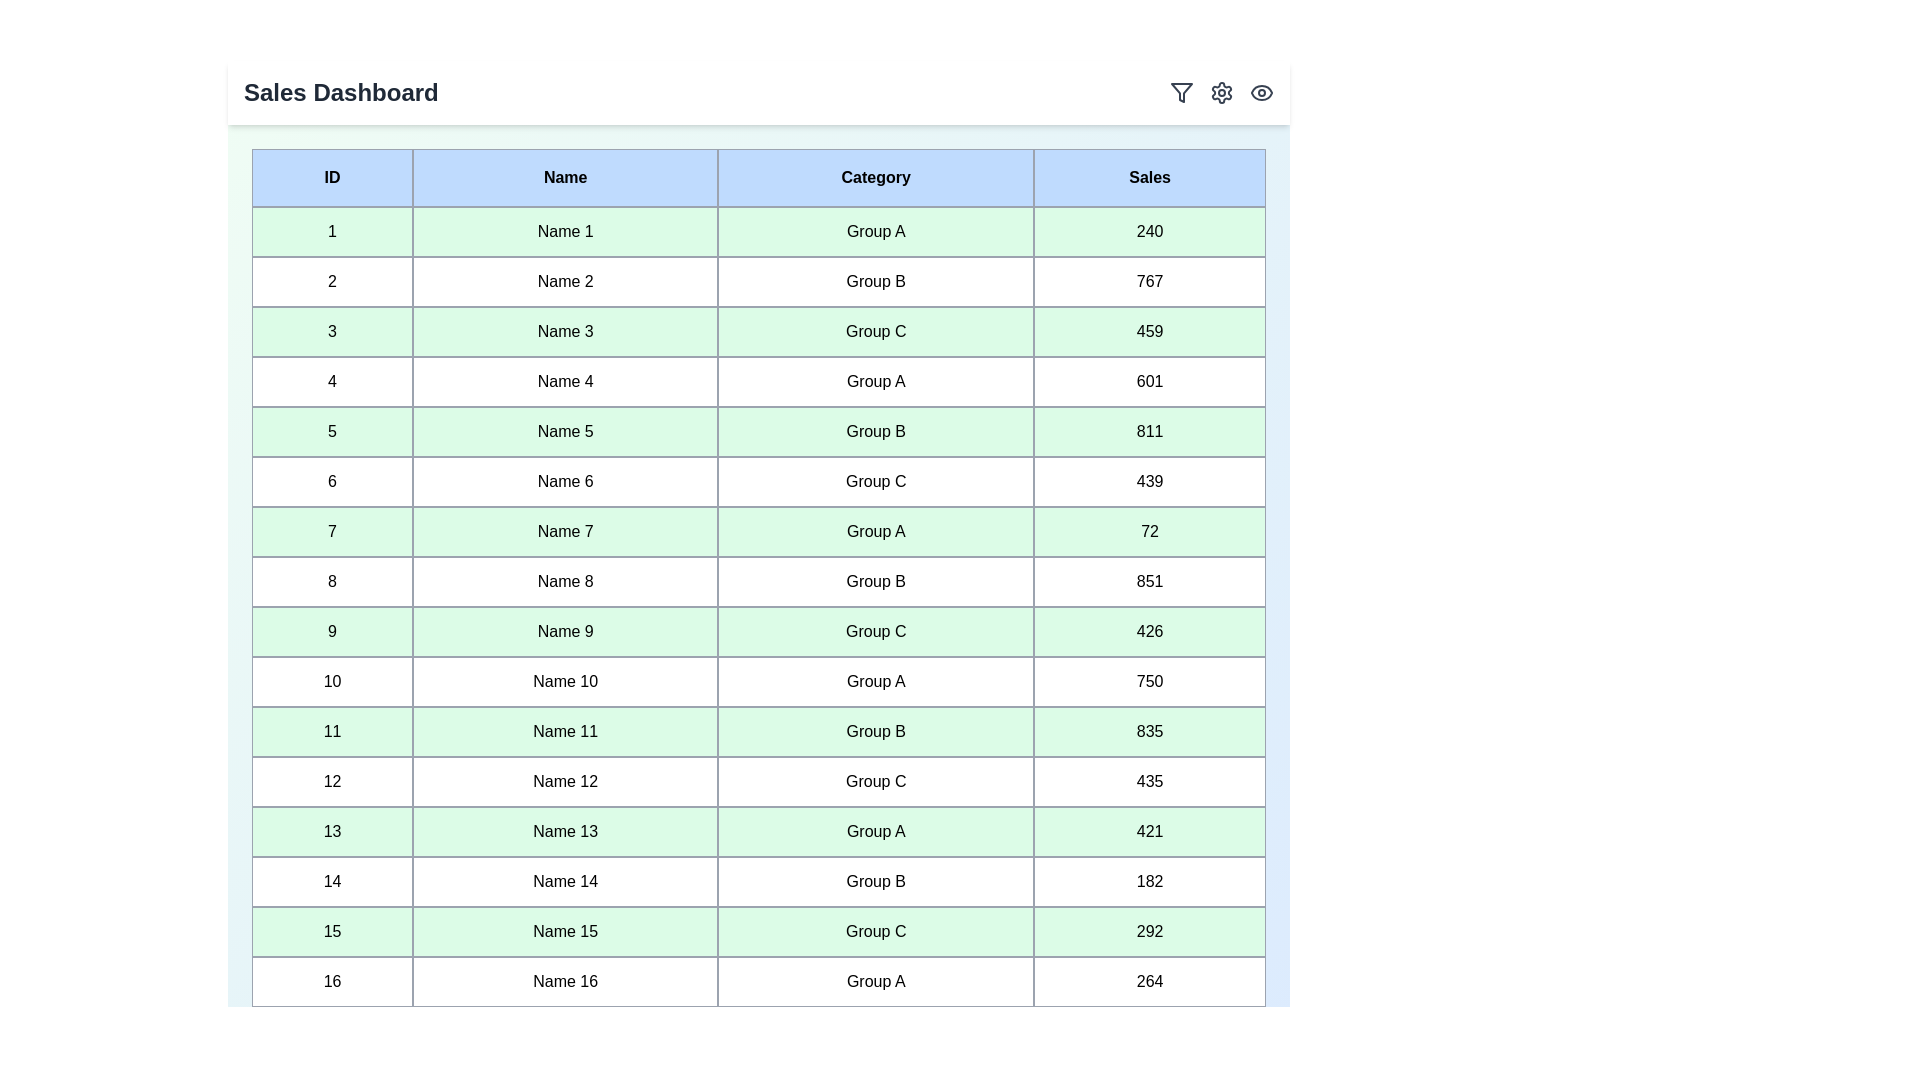  What do you see at coordinates (331, 176) in the screenshot?
I see `the header of the column ID to sort the table by that column` at bounding box center [331, 176].